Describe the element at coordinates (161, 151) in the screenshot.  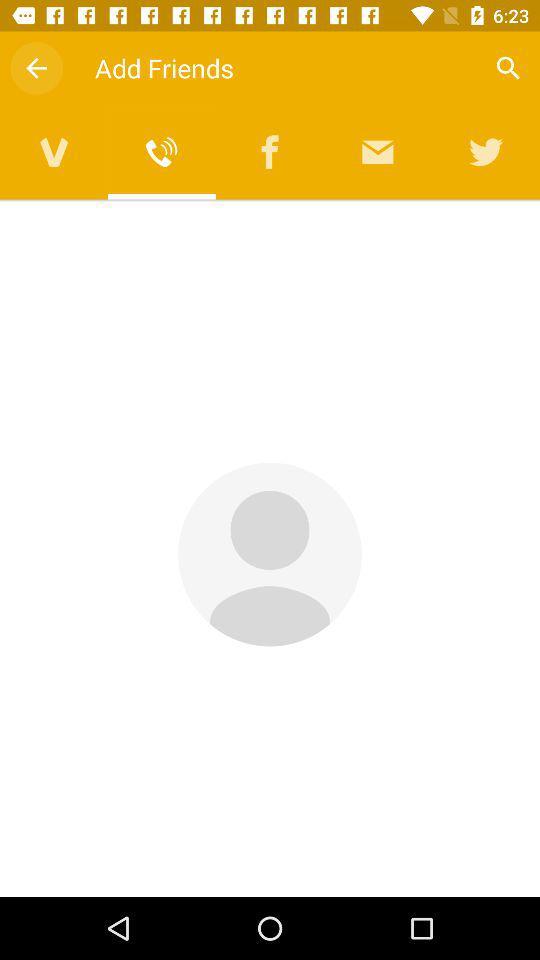
I see `call` at that location.